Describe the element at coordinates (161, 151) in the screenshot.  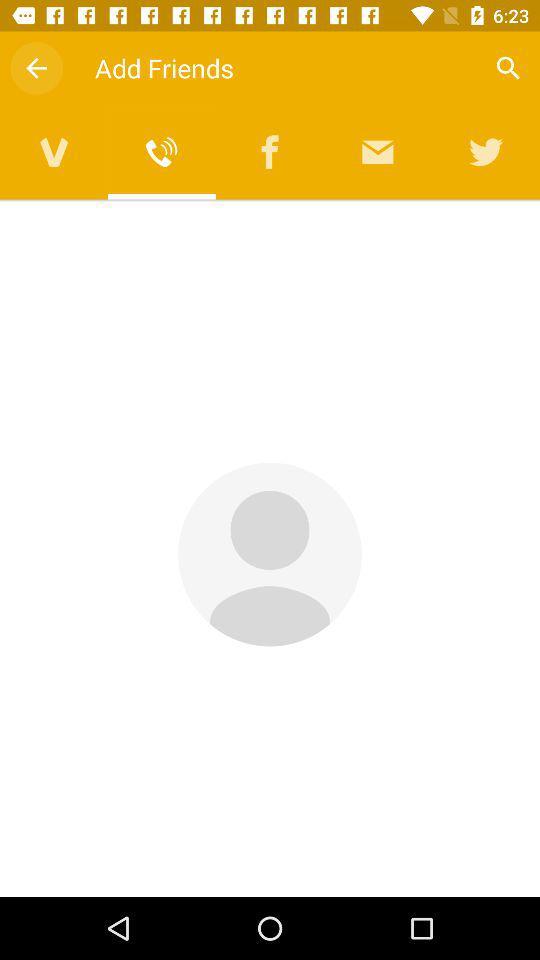
I see `call` at that location.